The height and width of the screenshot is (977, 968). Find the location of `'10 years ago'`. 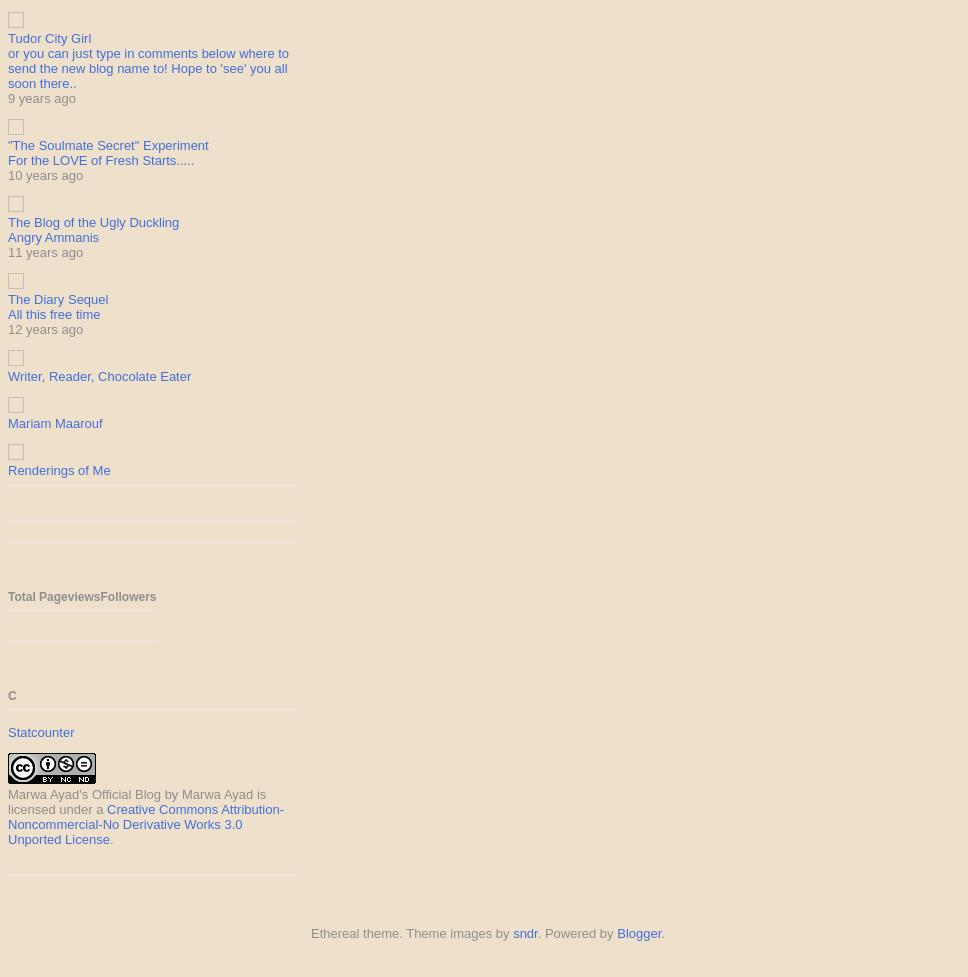

'10 years ago' is located at coordinates (44, 174).